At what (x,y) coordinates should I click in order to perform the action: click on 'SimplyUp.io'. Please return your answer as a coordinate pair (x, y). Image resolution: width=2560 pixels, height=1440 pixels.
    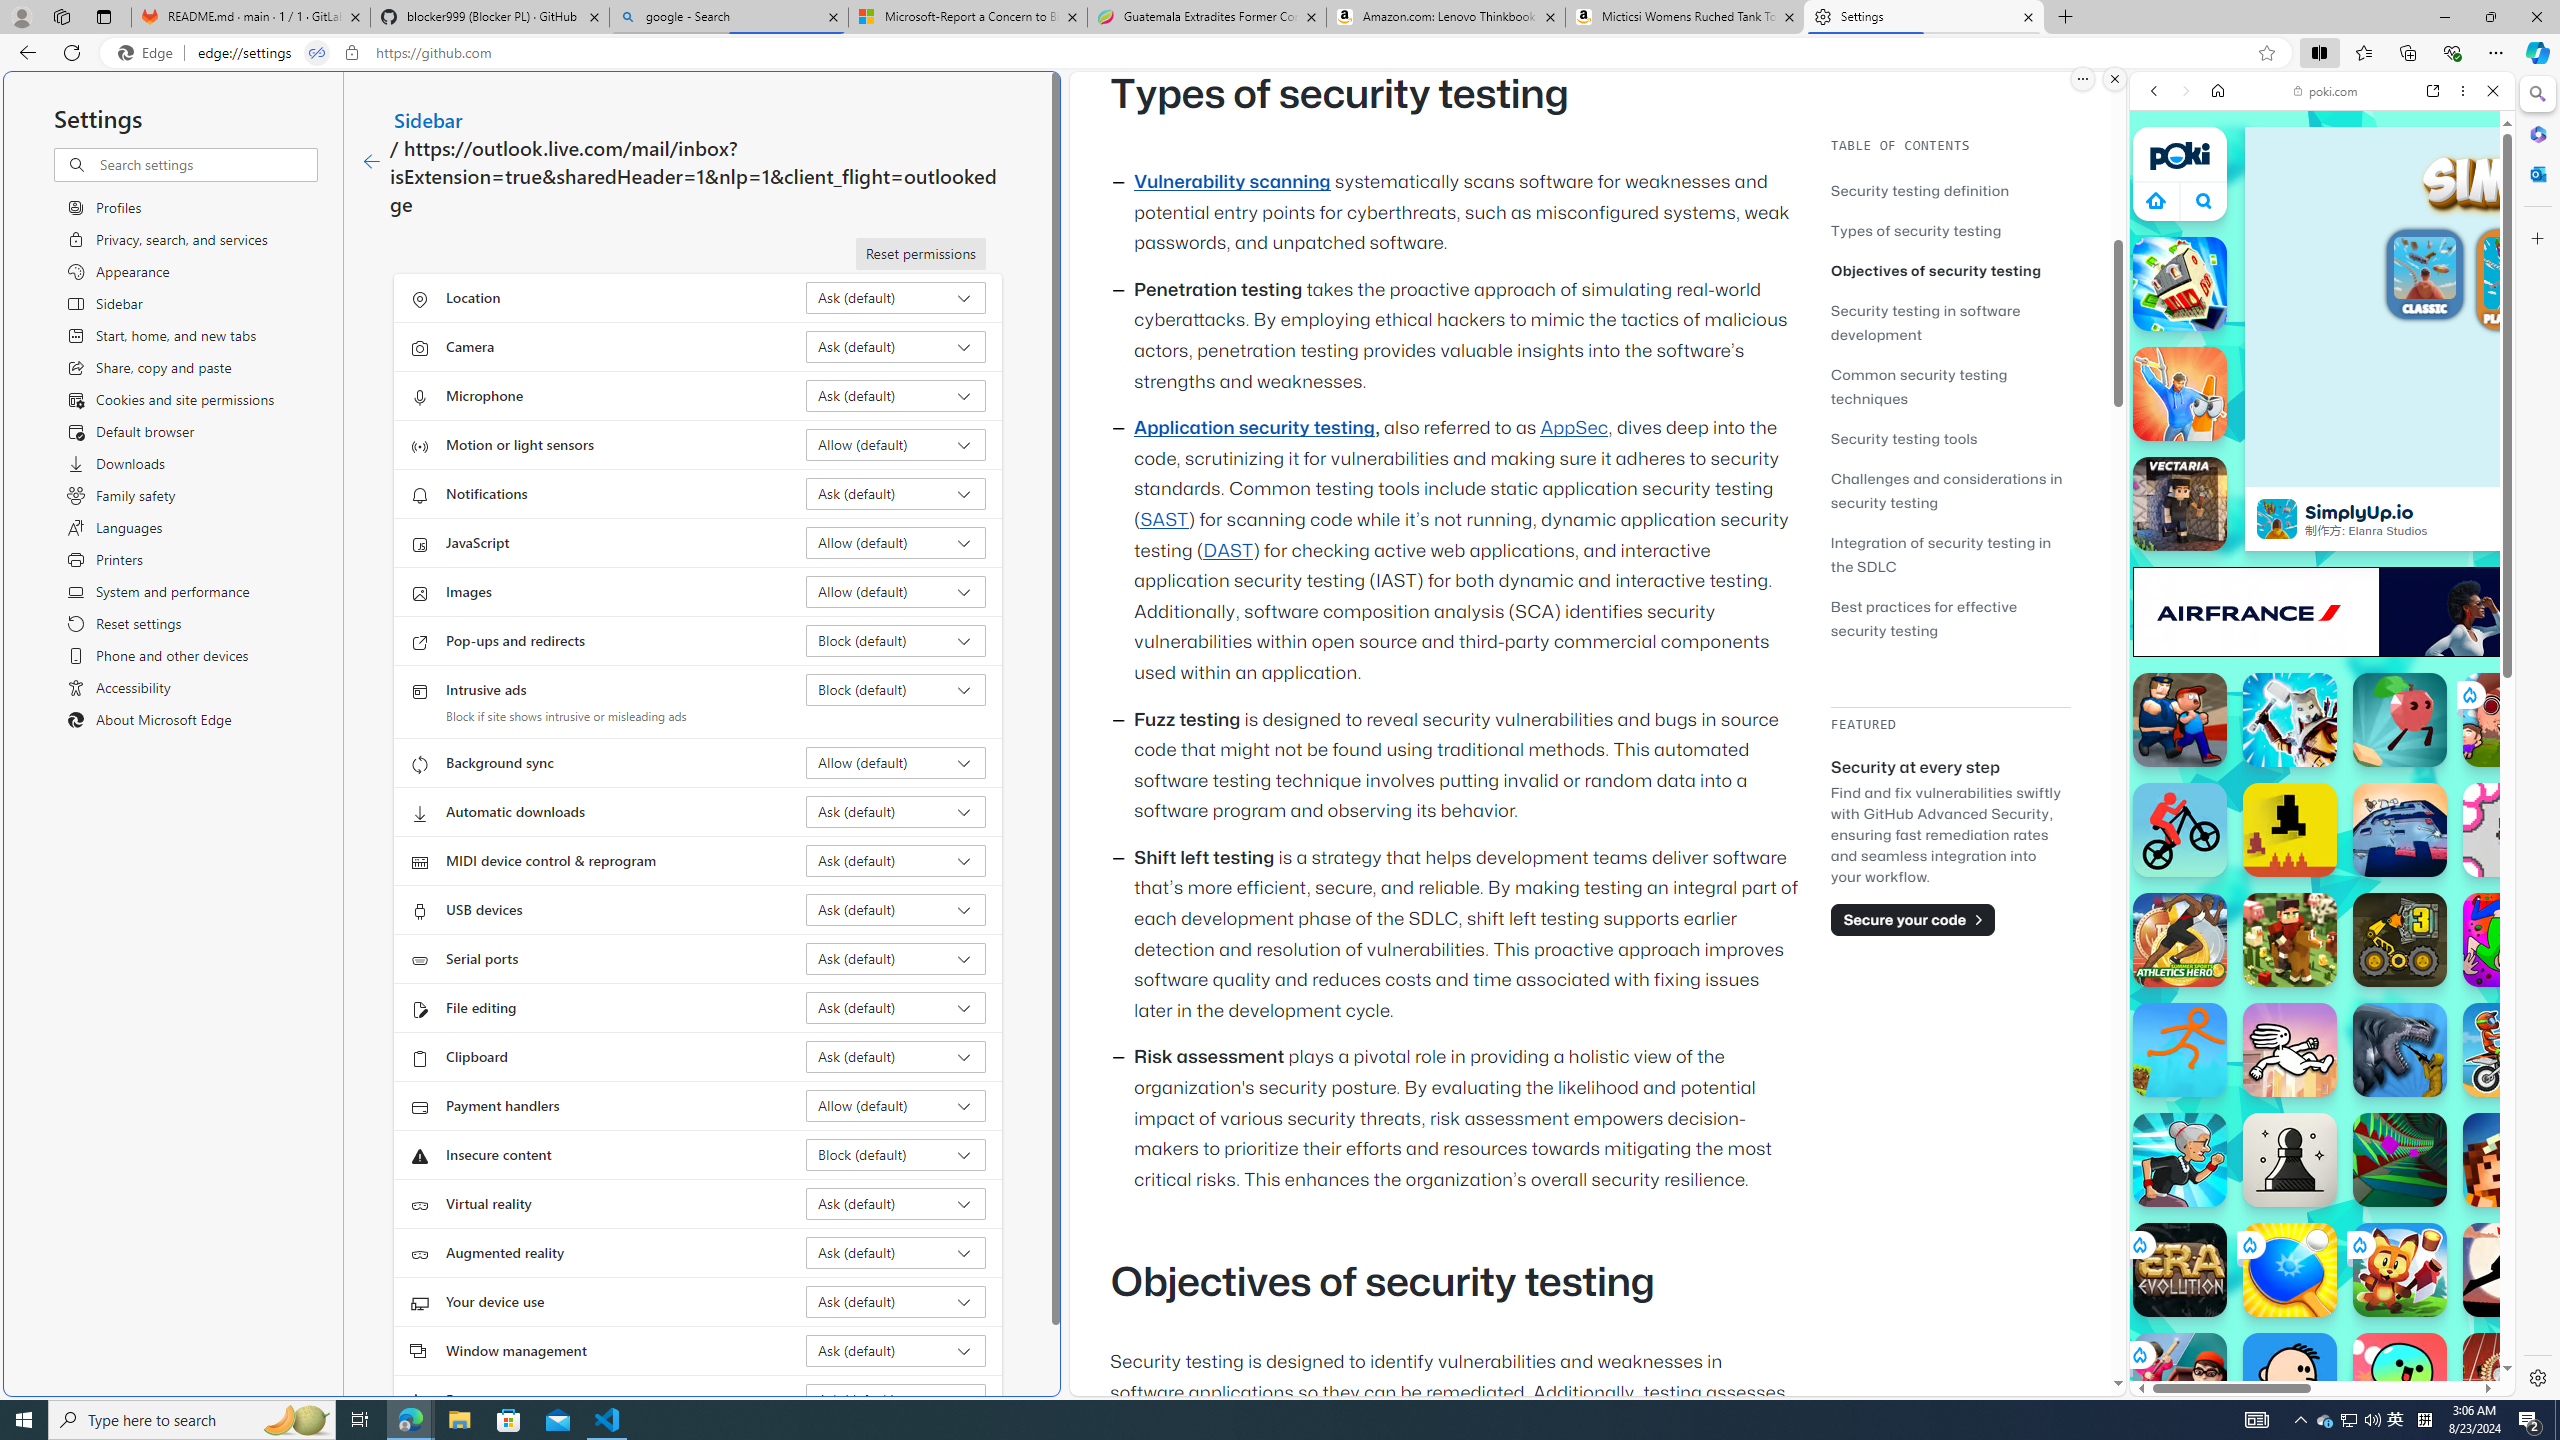
    Looking at the image, I should click on (2276, 518).